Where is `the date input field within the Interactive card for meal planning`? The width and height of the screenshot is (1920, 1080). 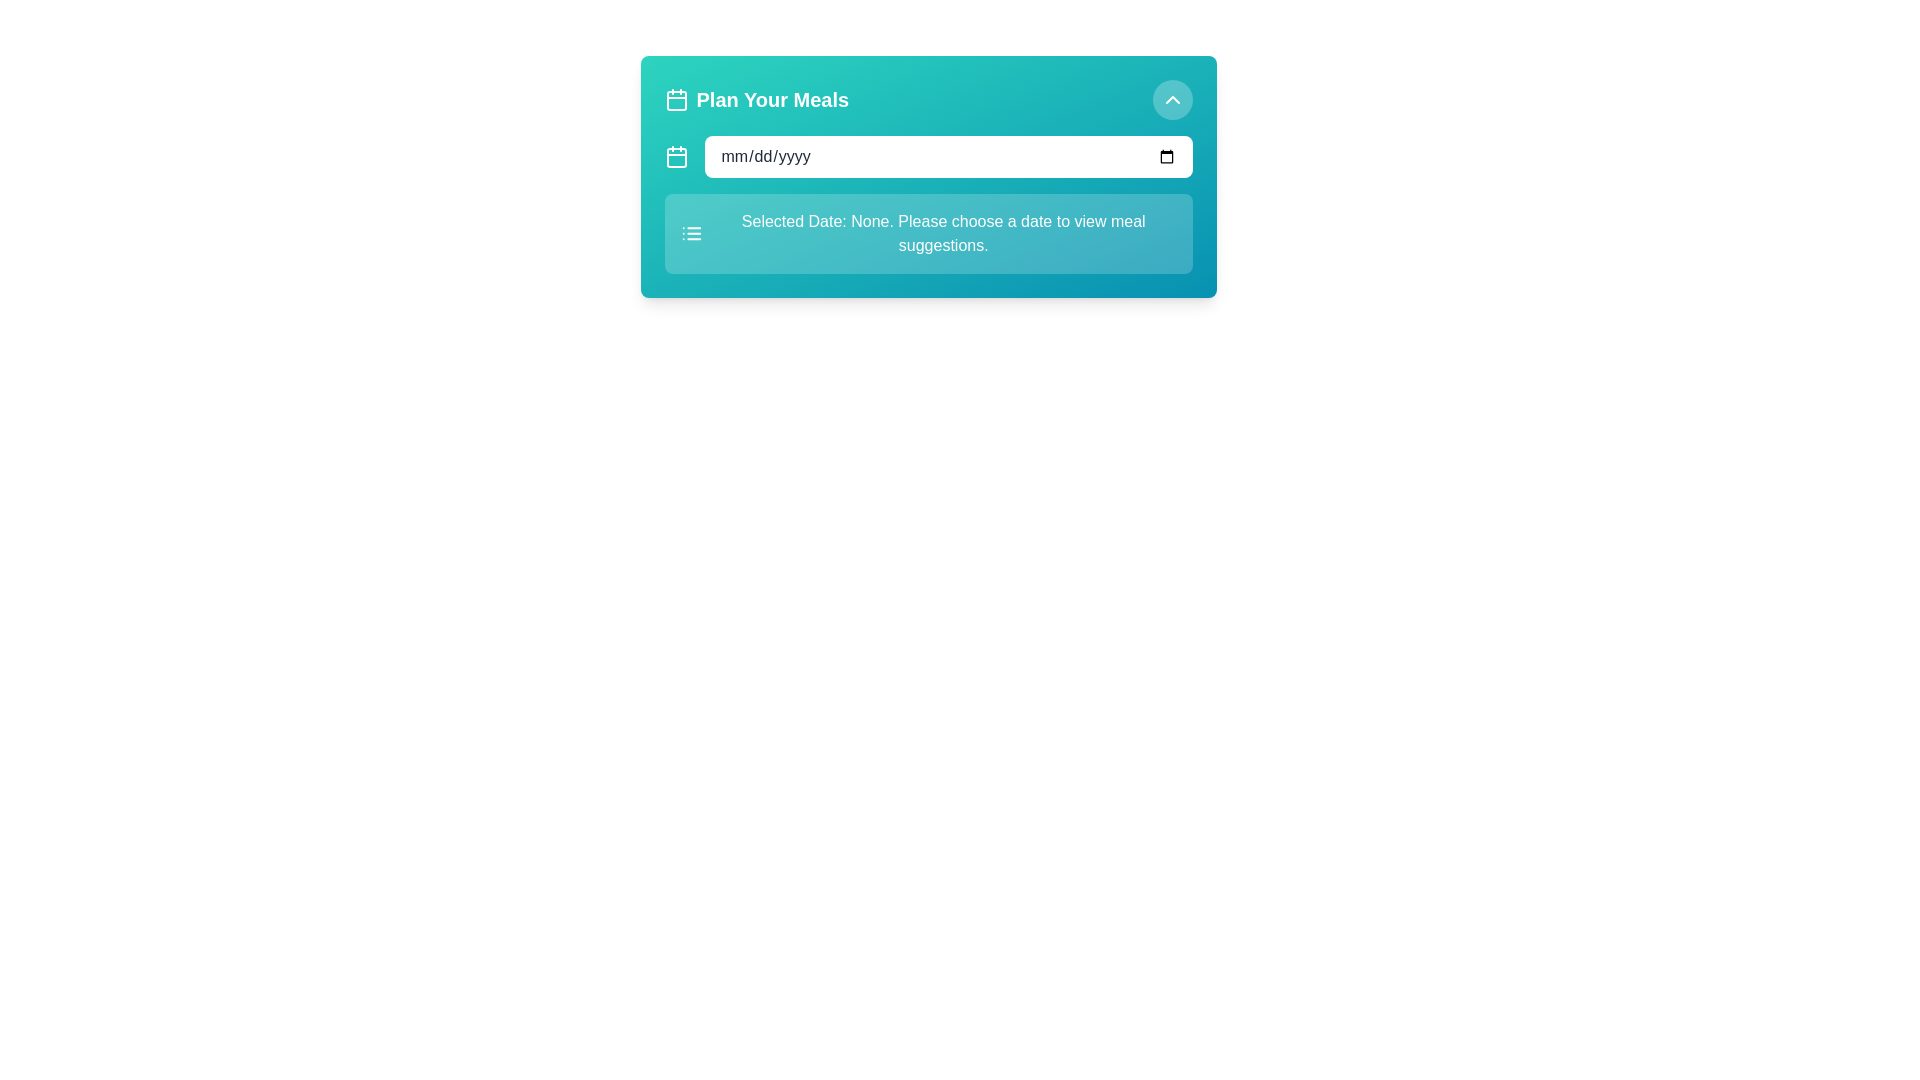 the date input field within the Interactive card for meal planning is located at coordinates (927, 176).